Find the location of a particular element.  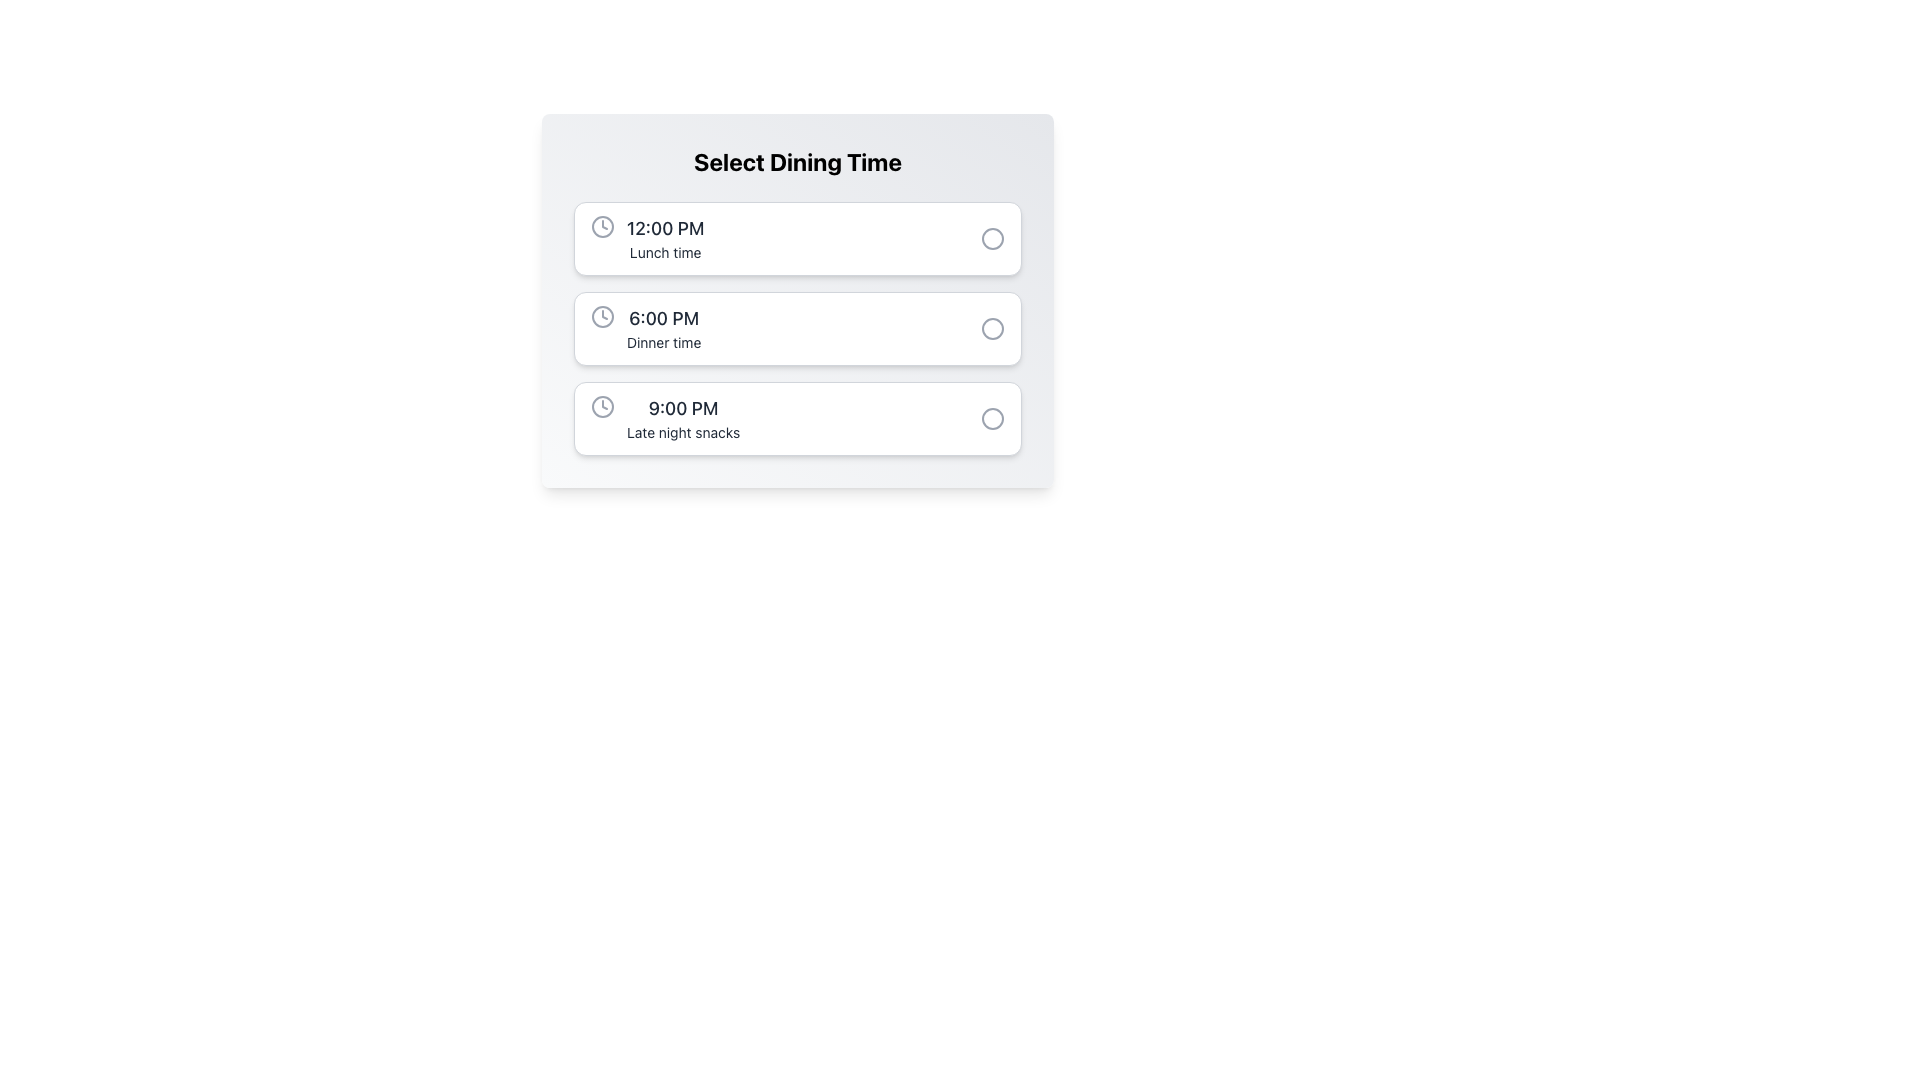

the list item displaying '9:00 PM' with the subtitle 'Late night snacks' in the 'Select Dining Time' selection list is located at coordinates (665, 418).